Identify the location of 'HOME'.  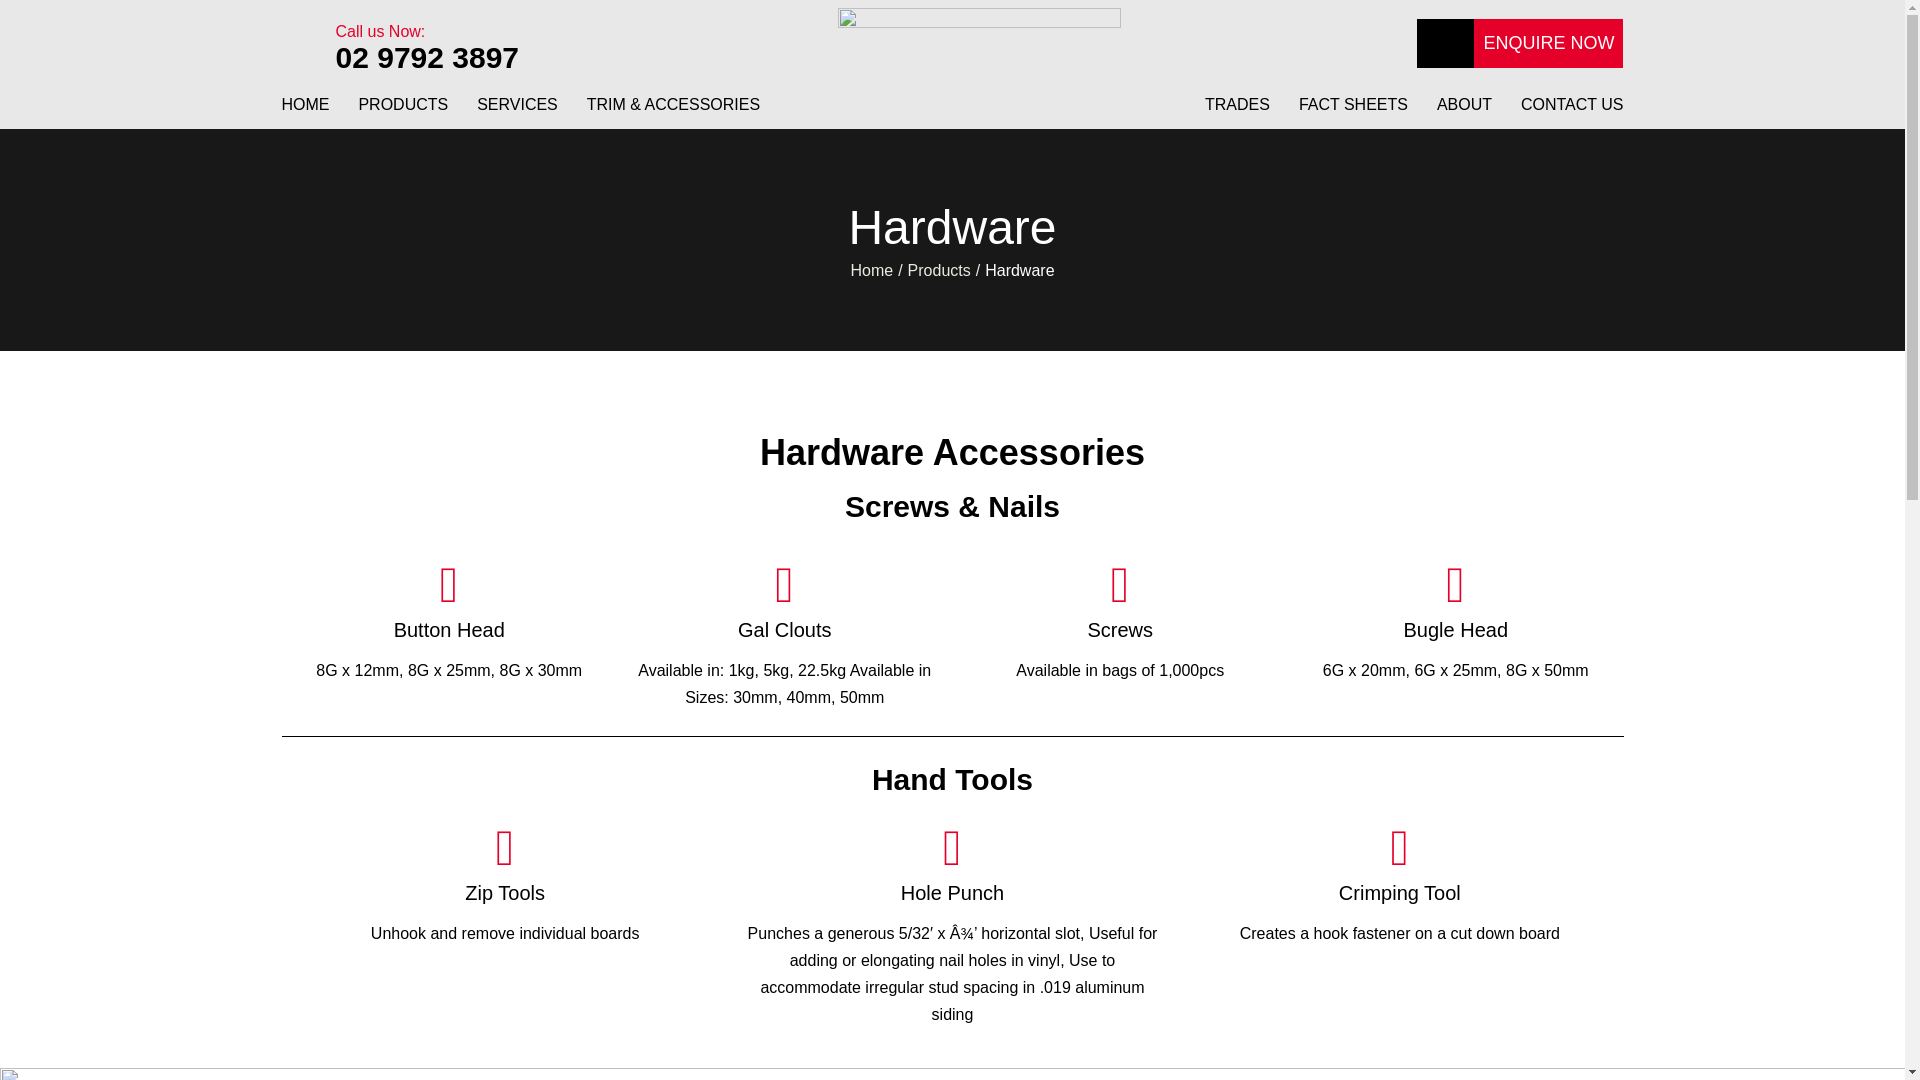
(305, 112).